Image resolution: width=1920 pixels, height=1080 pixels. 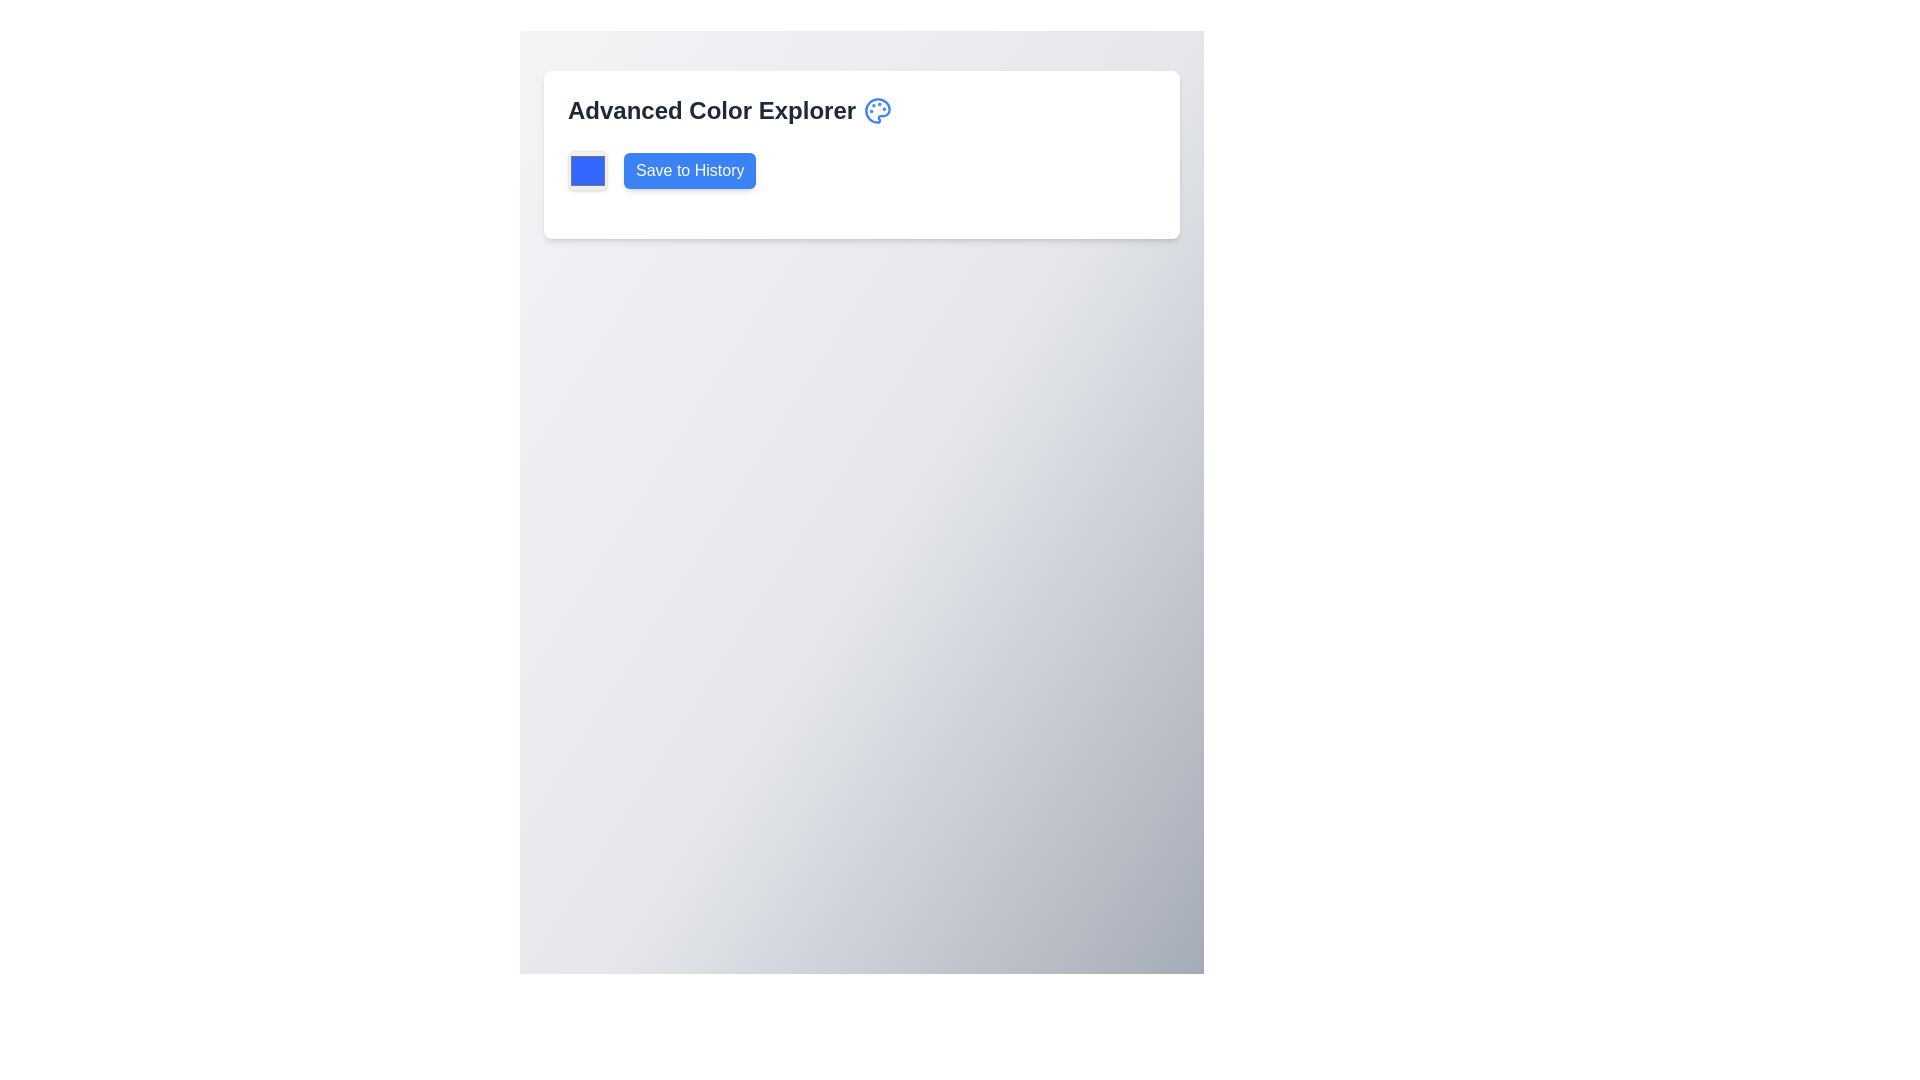 I want to click on the heading element that identifies the purpose or theme of the interface, located above the 'Save to History' button, so click(x=862, y=111).